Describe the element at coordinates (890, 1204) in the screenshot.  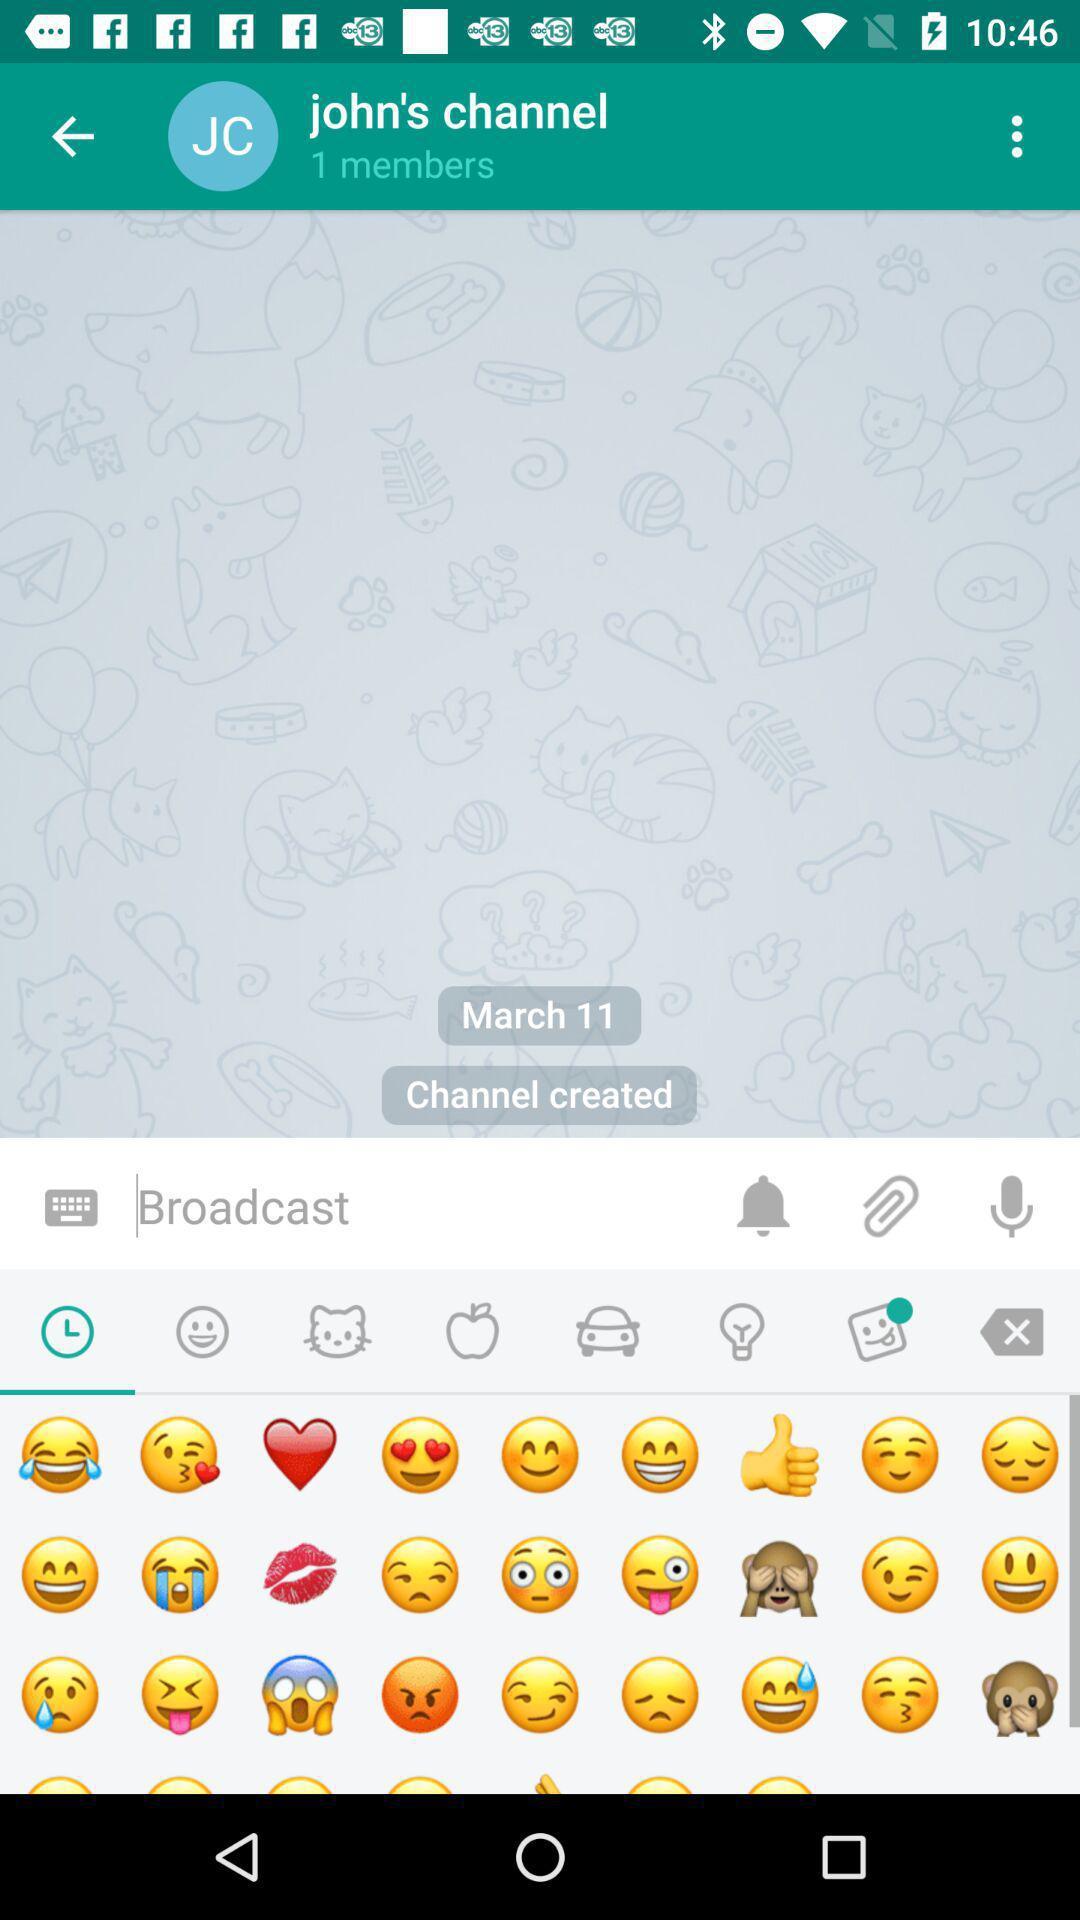
I see `the attach_file icon` at that location.